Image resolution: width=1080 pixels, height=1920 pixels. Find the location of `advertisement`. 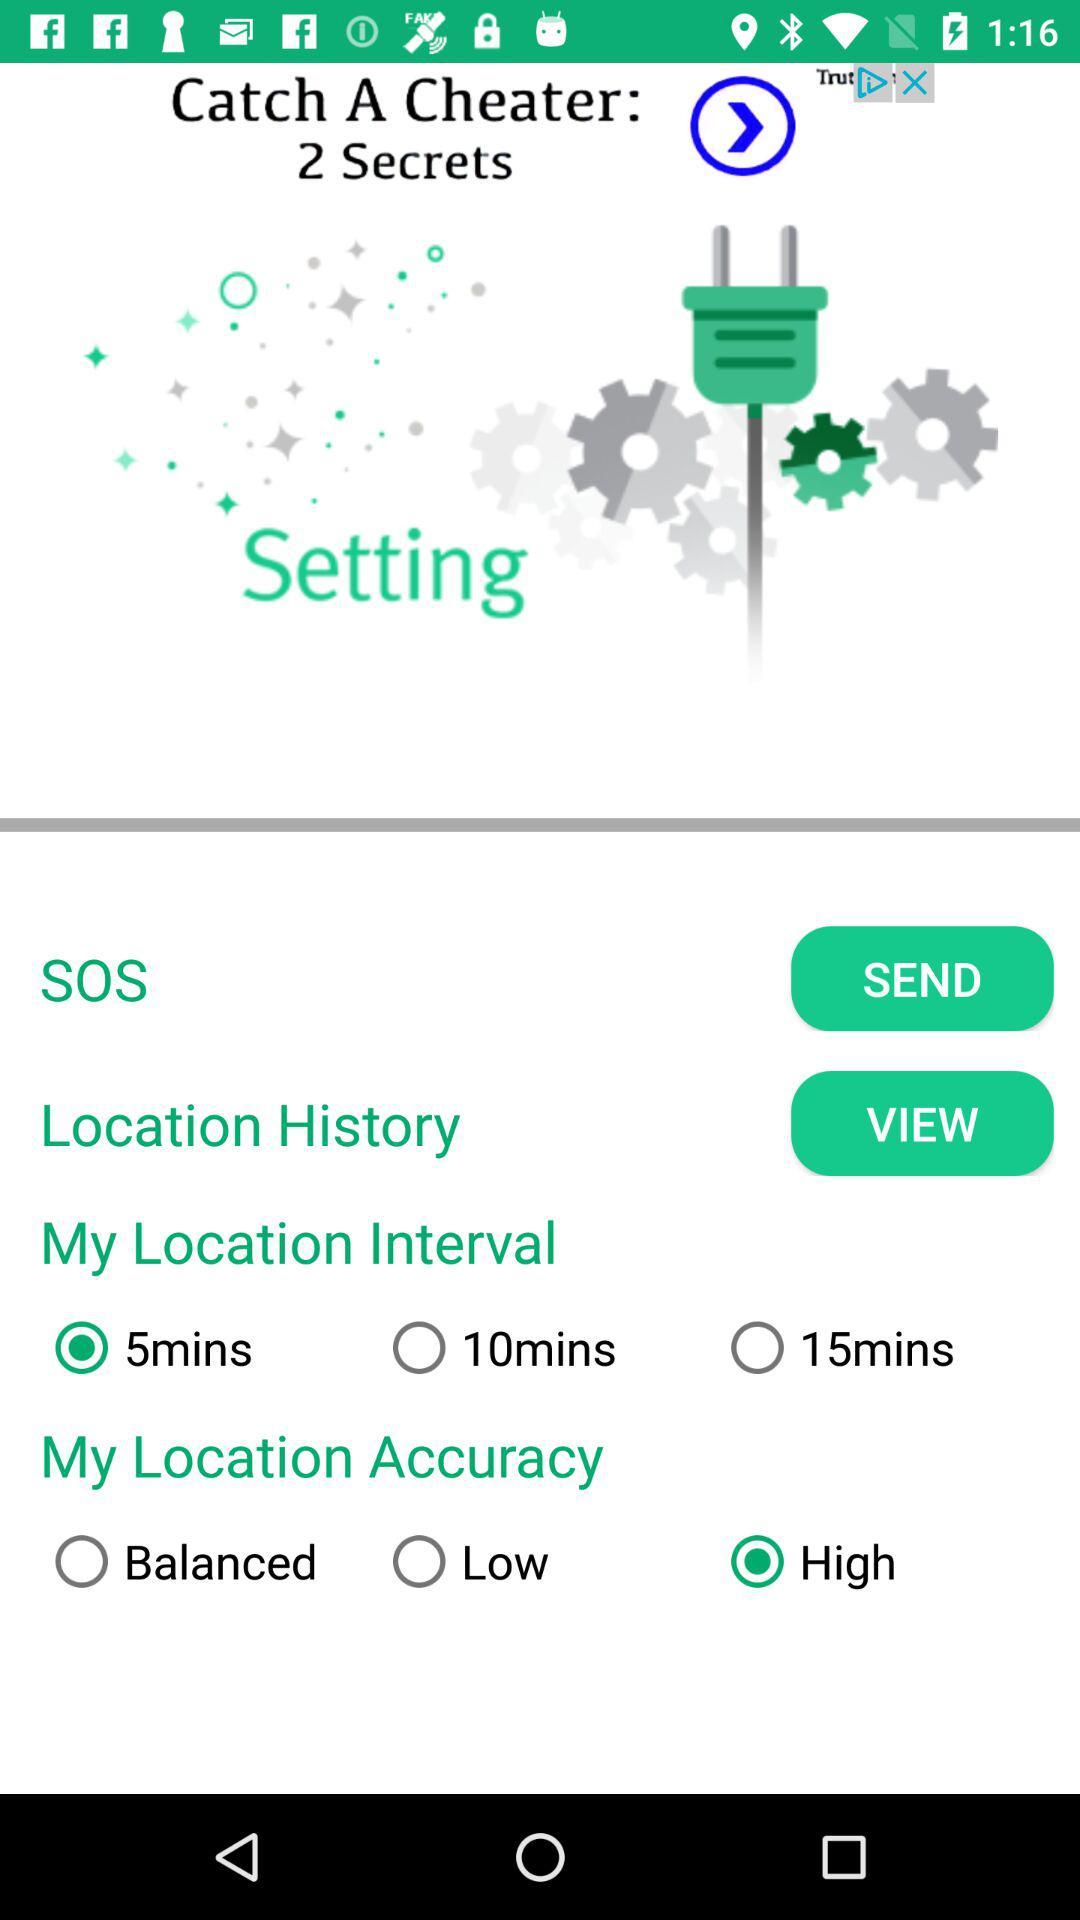

advertisement is located at coordinates (540, 127).